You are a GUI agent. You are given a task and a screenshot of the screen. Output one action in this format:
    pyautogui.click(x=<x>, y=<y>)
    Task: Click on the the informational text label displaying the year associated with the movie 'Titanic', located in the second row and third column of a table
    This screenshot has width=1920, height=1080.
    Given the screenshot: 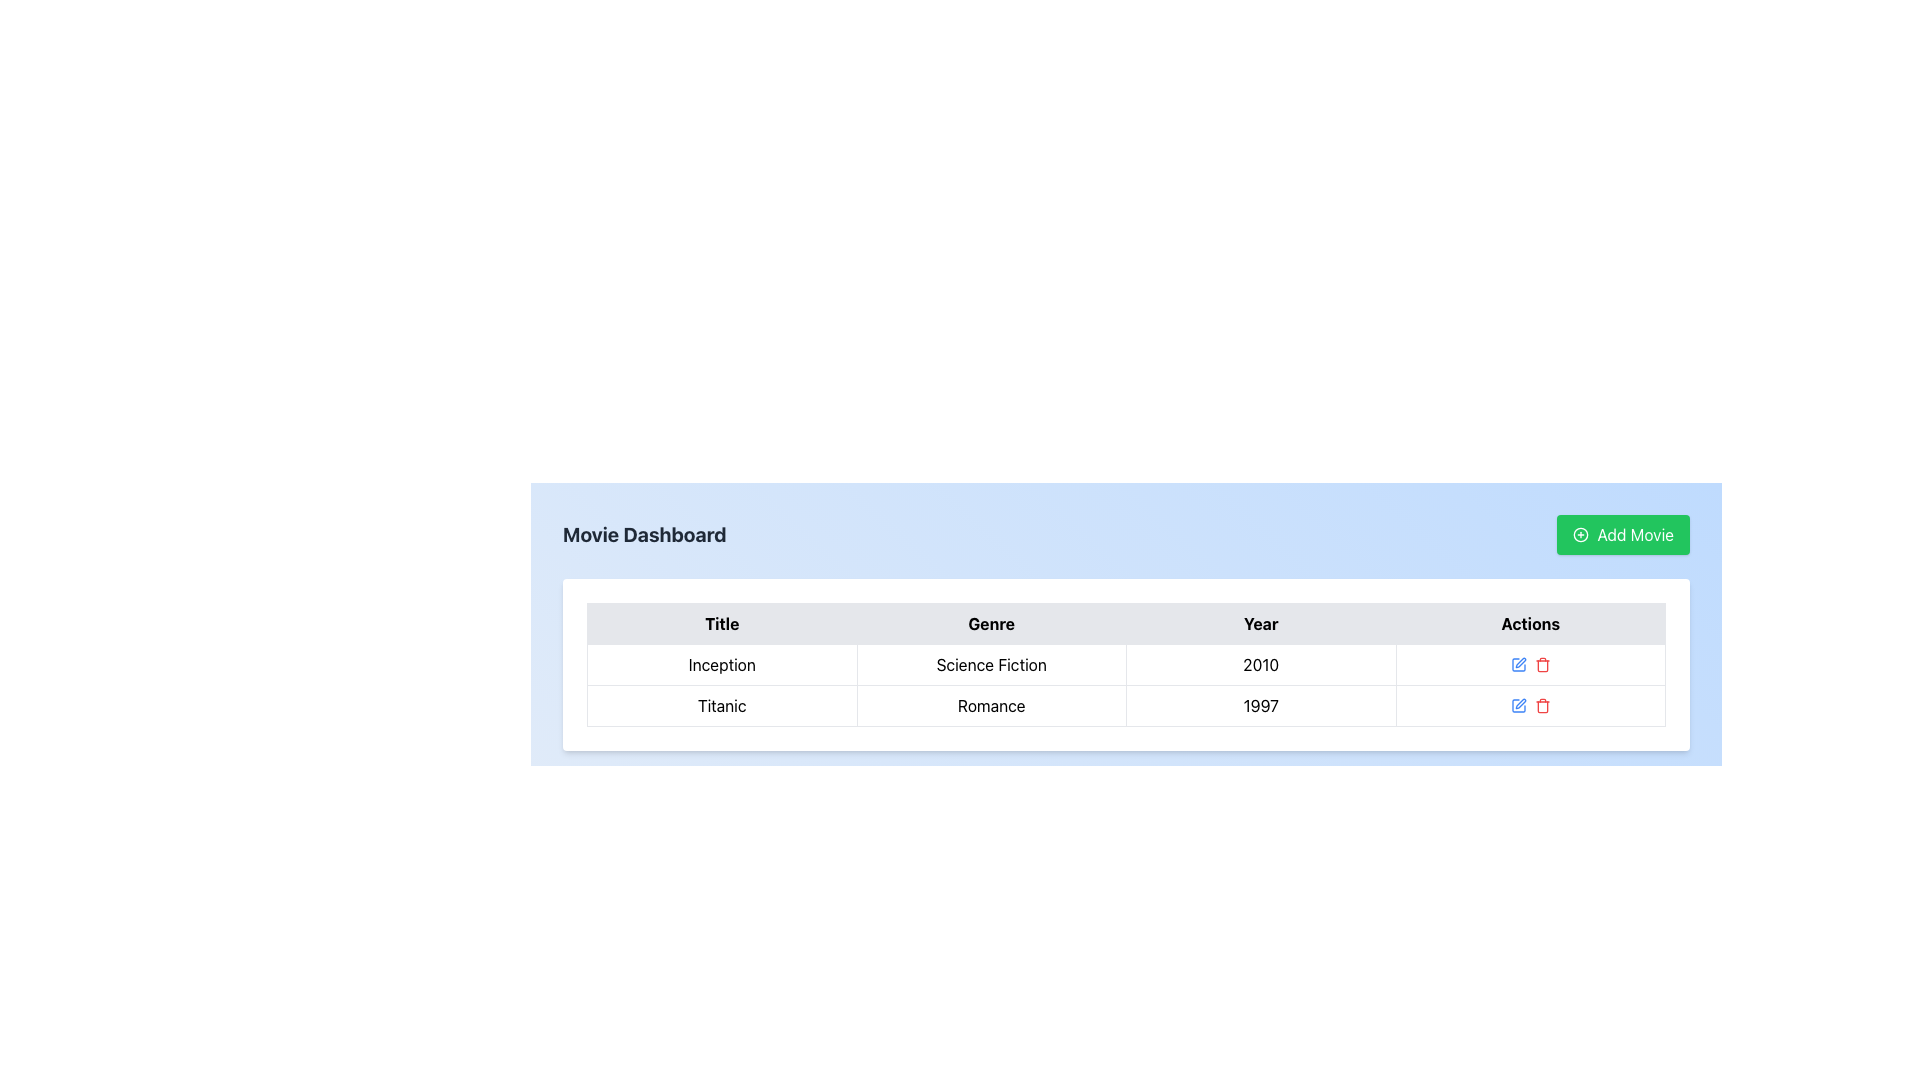 What is the action you would take?
    pyautogui.click(x=1260, y=704)
    